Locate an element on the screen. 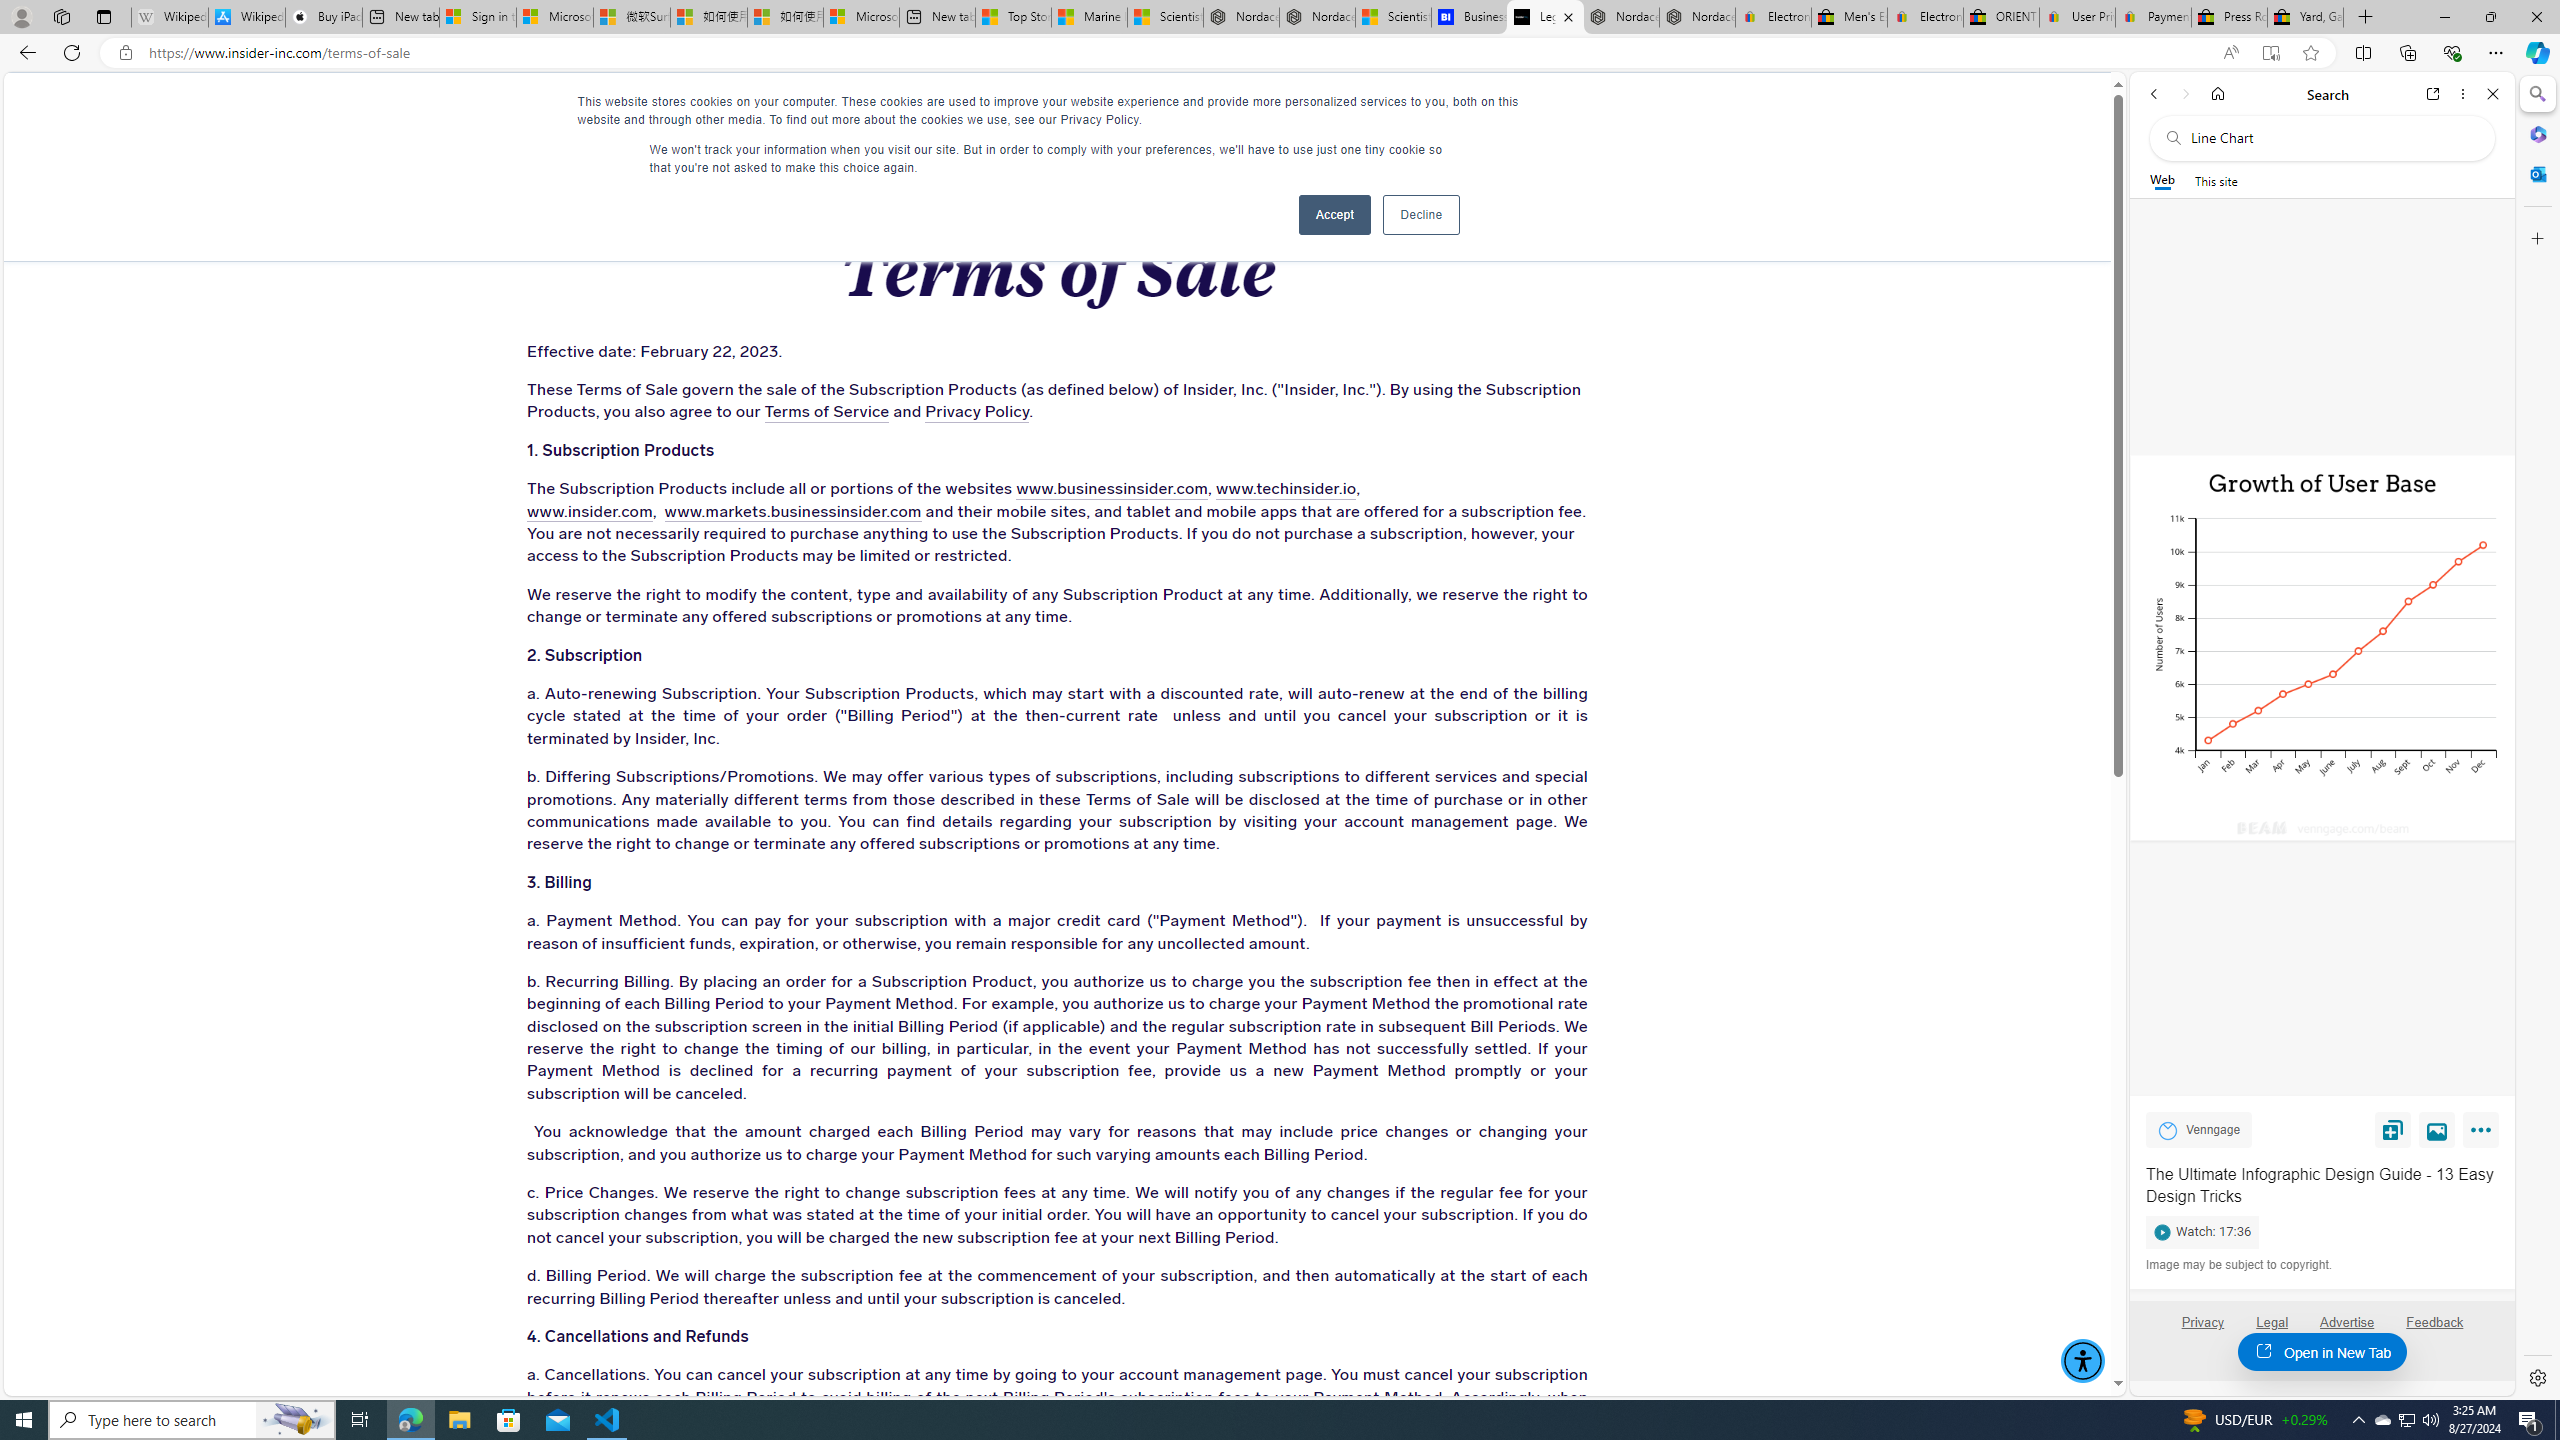 This screenshot has height=1440, width=2560. 'User Privacy Notice | eBay' is located at coordinates (2076, 16).